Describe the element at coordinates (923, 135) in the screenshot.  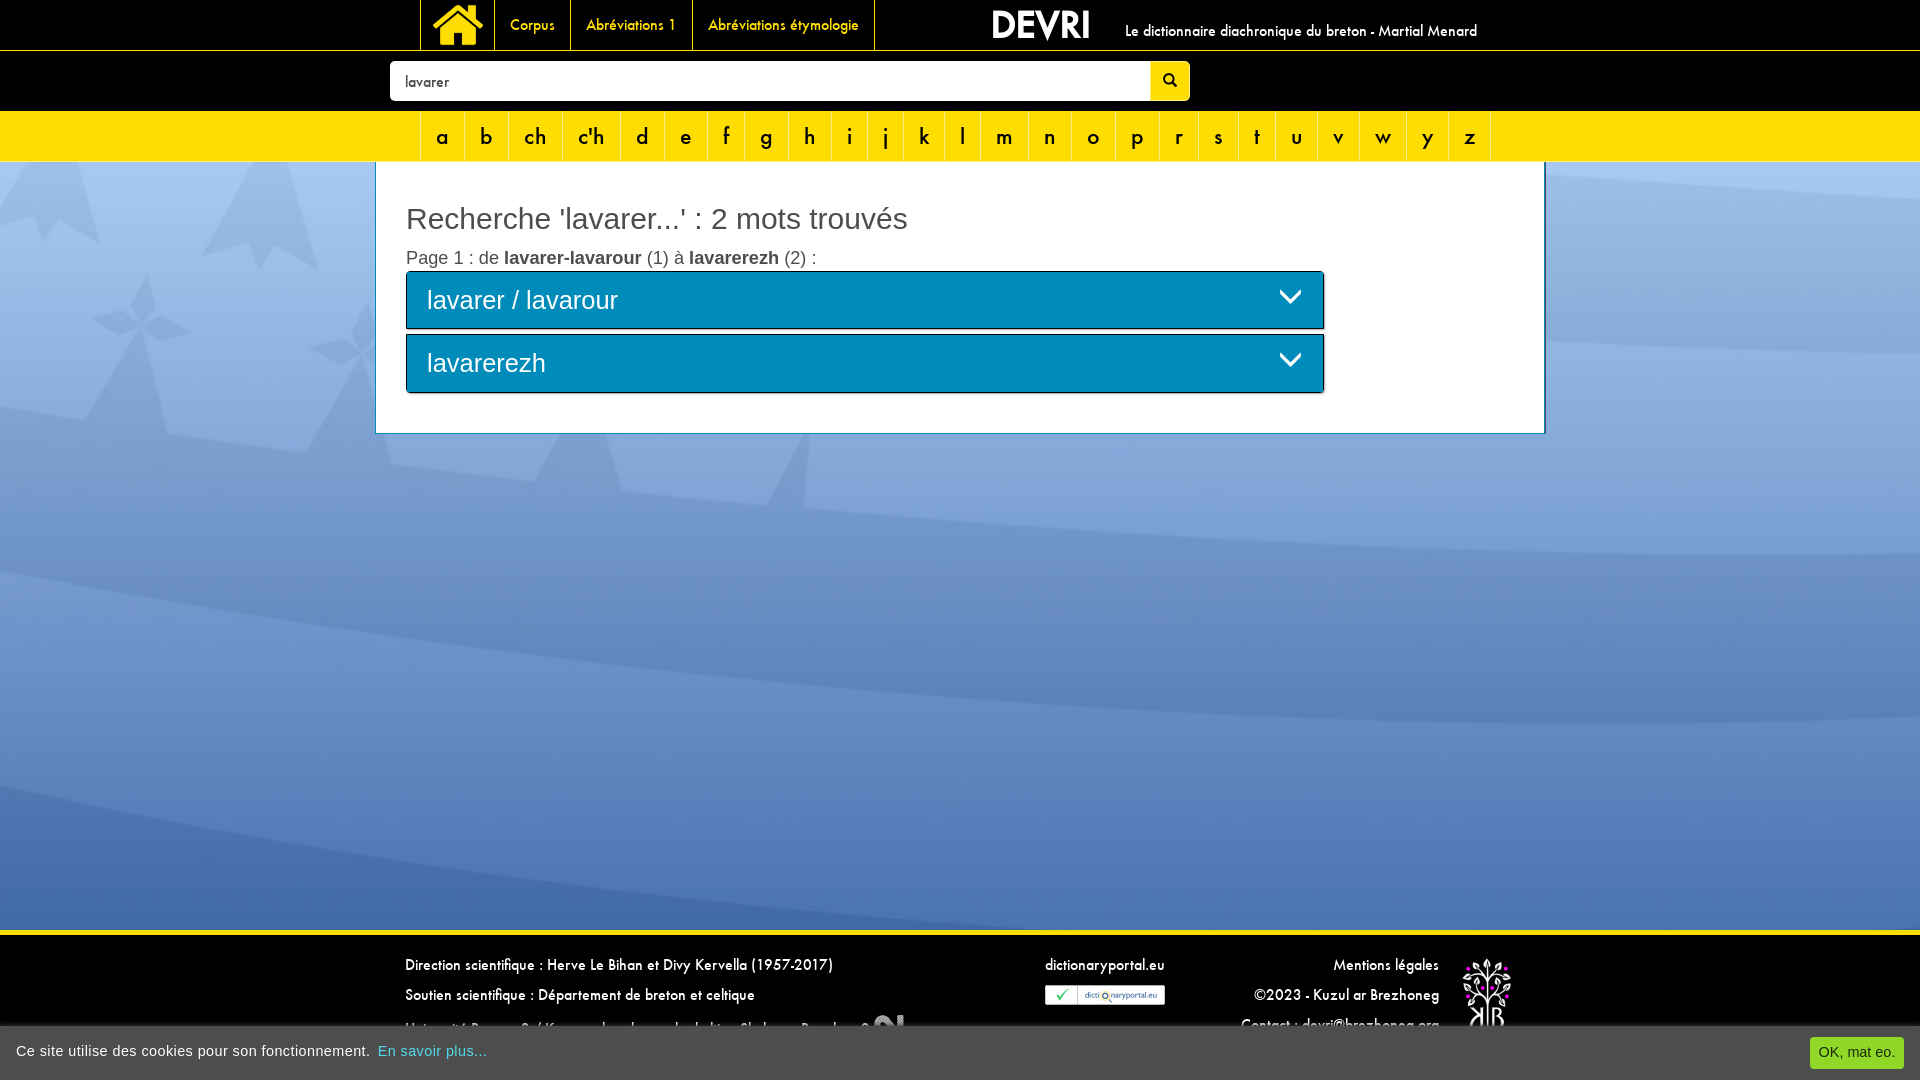
I see `'k'` at that location.